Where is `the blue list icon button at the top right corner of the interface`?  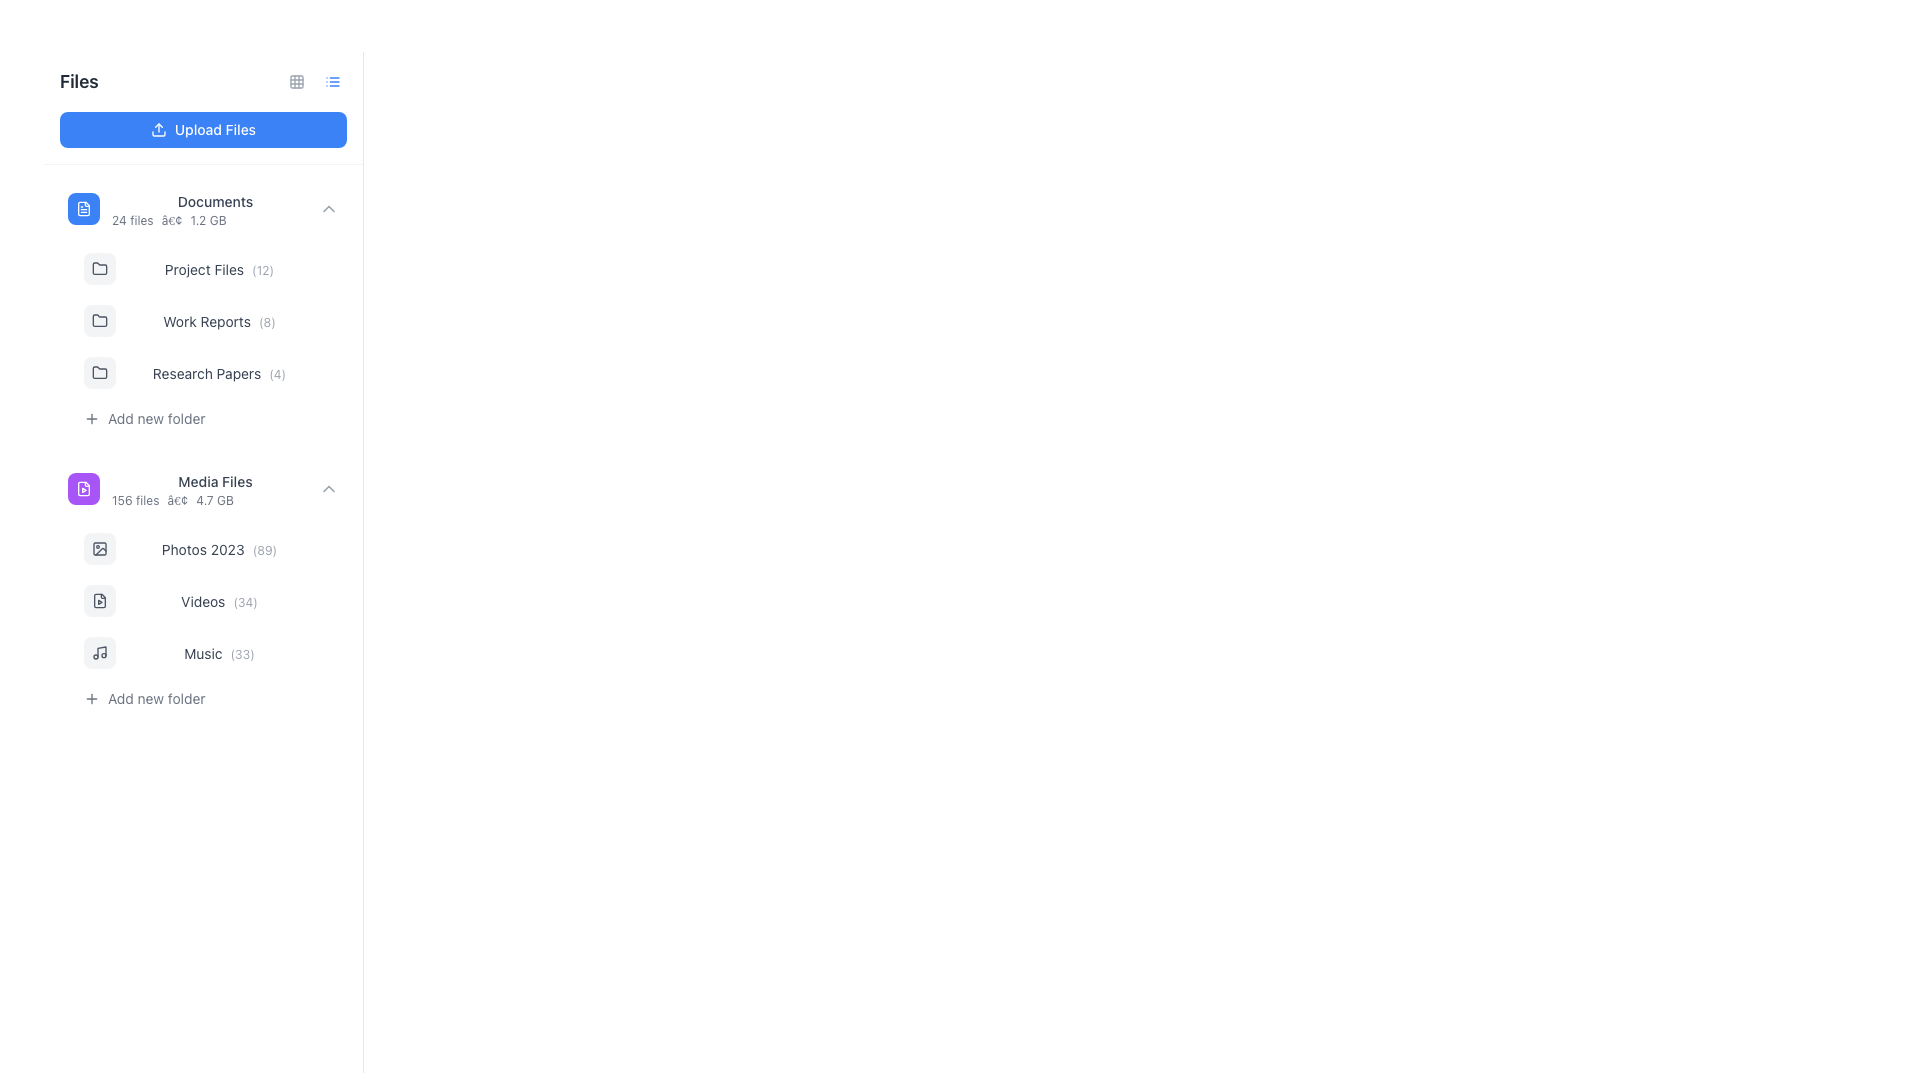
the blue list icon button at the top right corner of the interface is located at coordinates (332, 80).